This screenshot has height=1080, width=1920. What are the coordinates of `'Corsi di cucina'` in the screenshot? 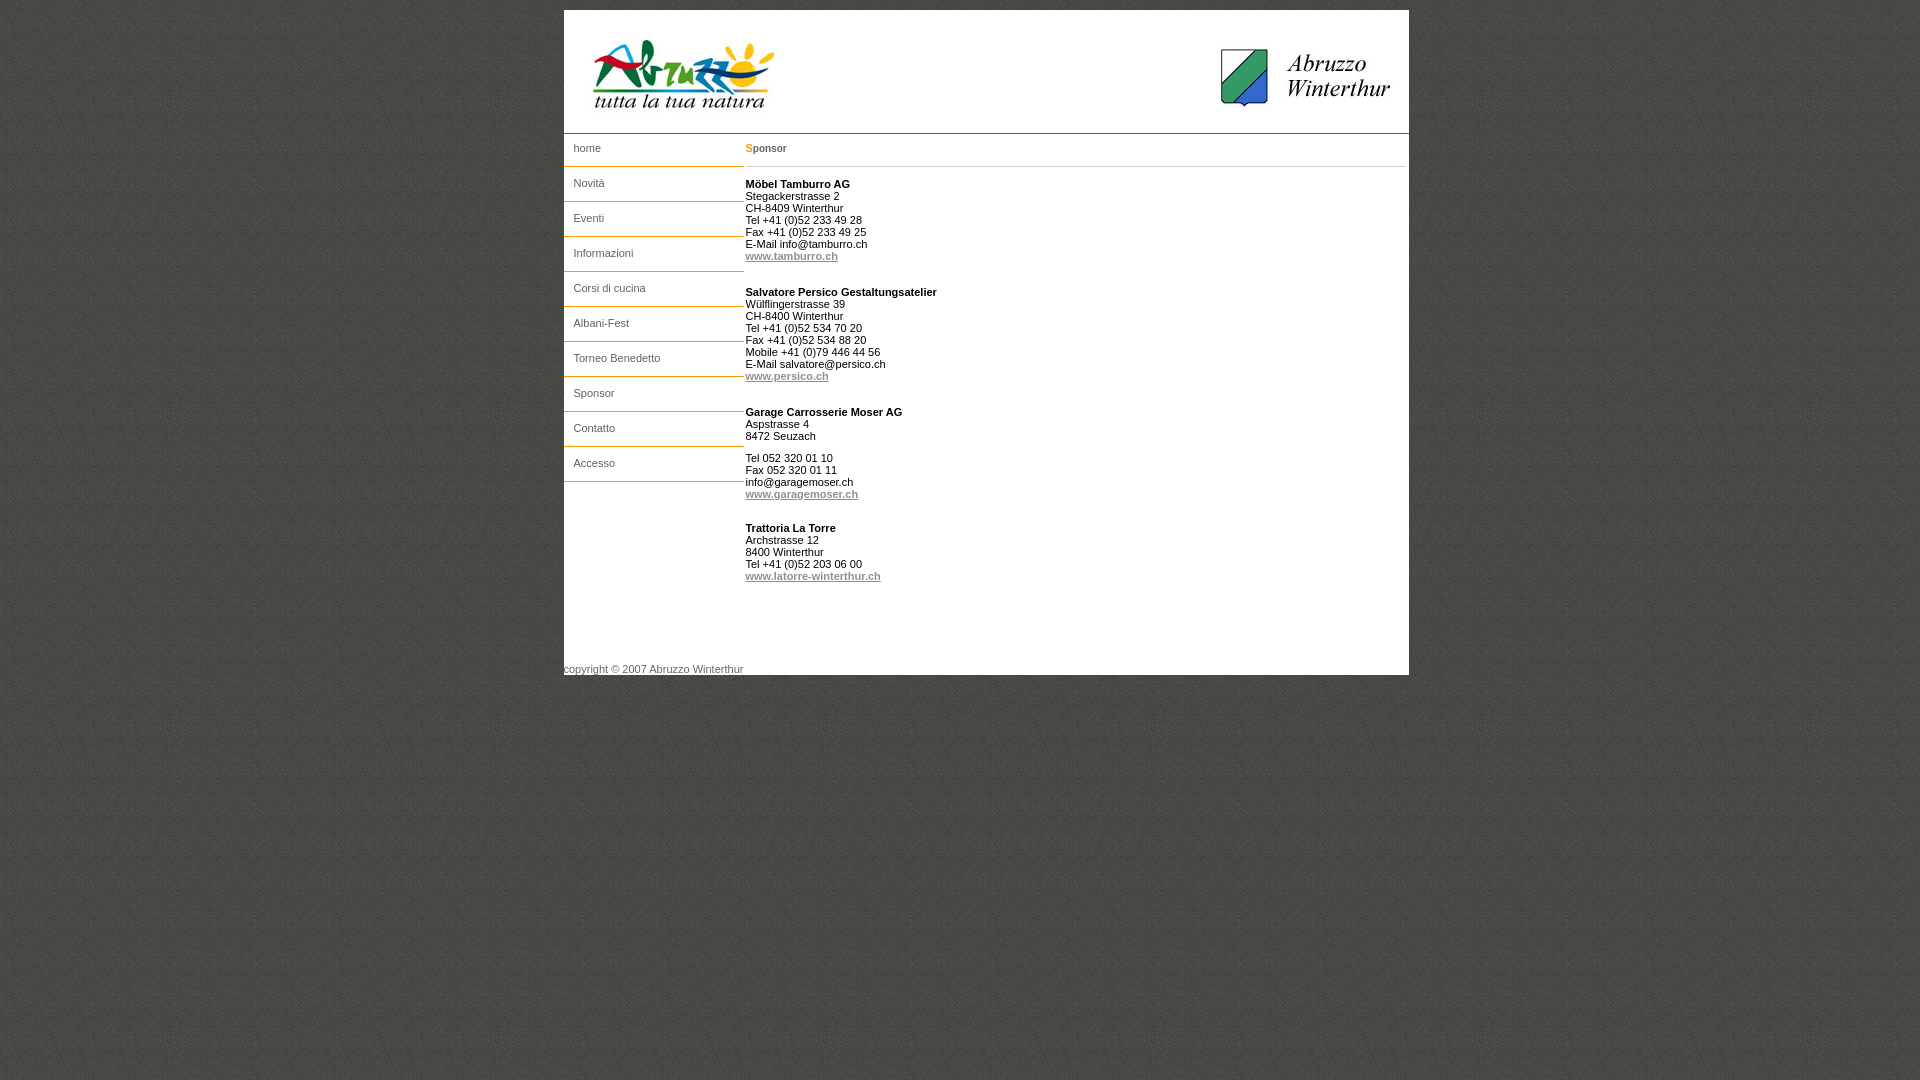 It's located at (653, 290).